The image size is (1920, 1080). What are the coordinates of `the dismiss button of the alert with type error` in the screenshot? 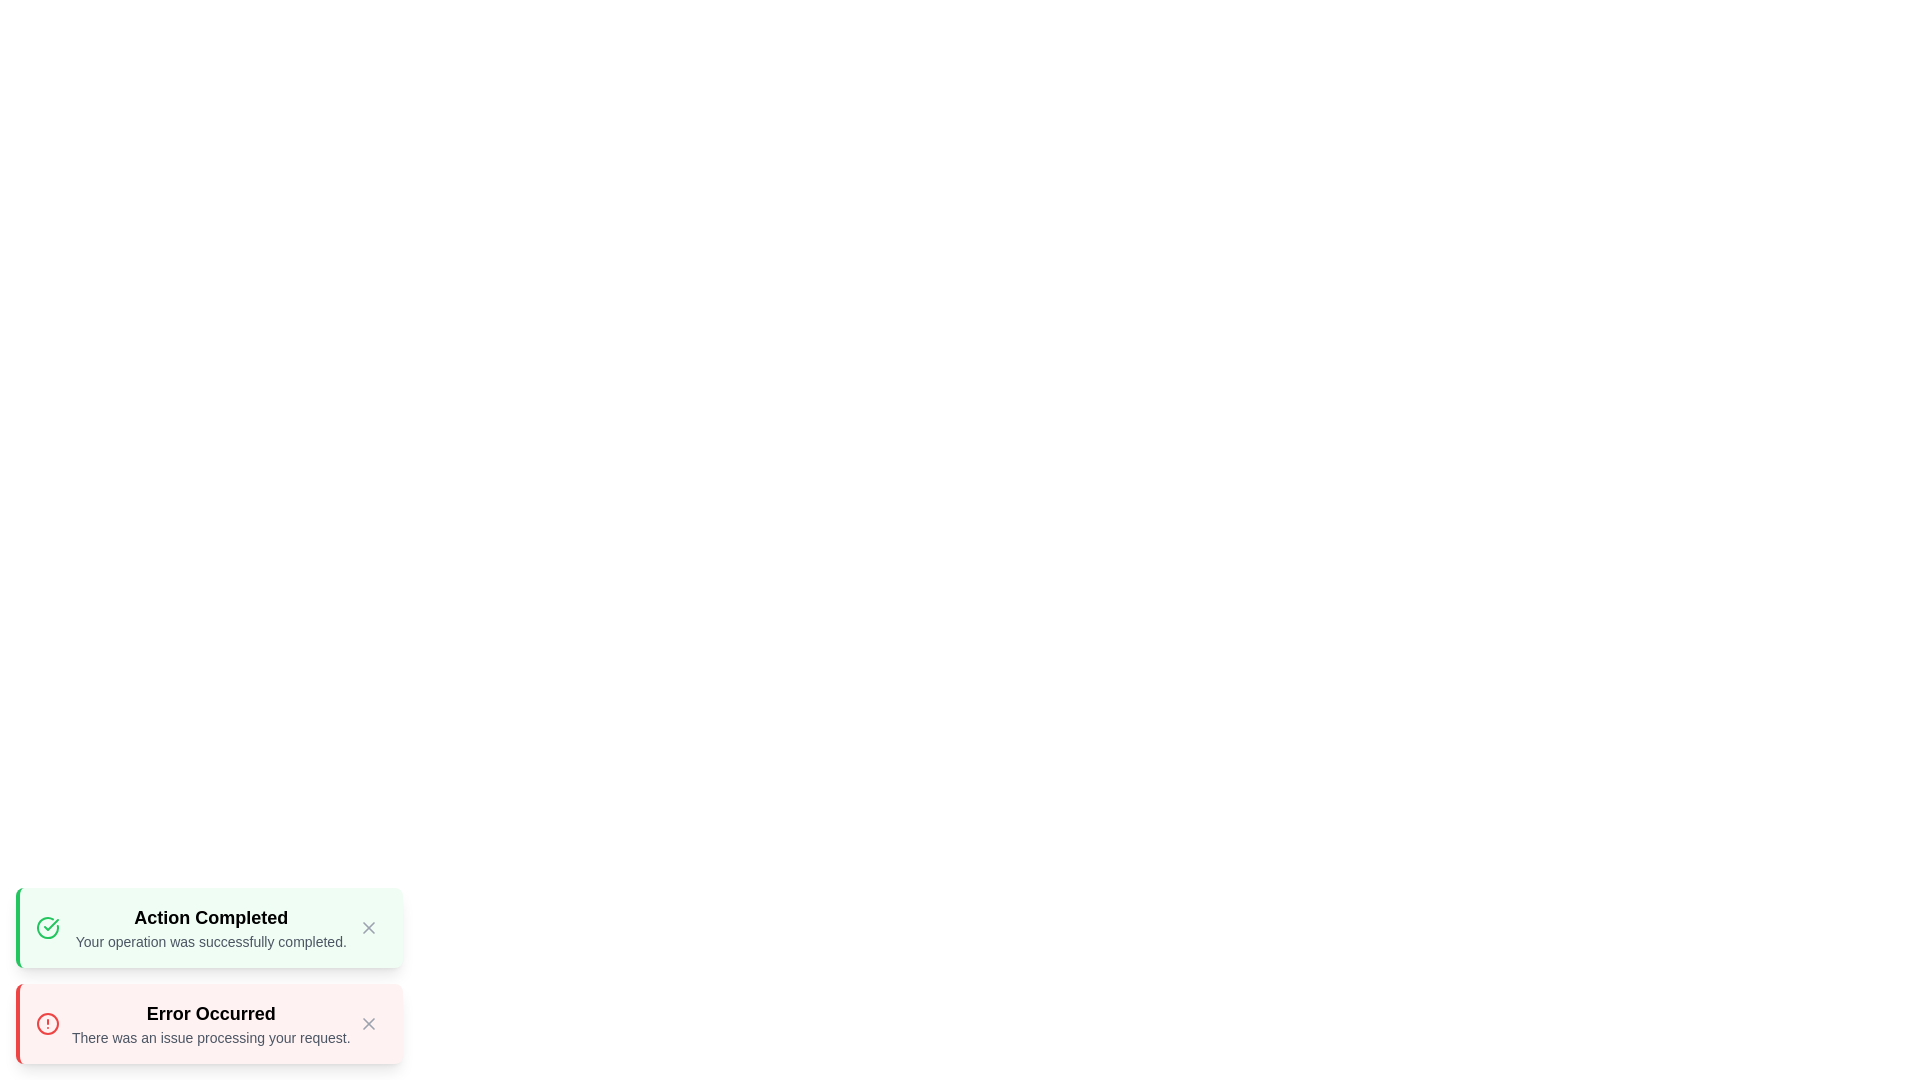 It's located at (368, 1023).